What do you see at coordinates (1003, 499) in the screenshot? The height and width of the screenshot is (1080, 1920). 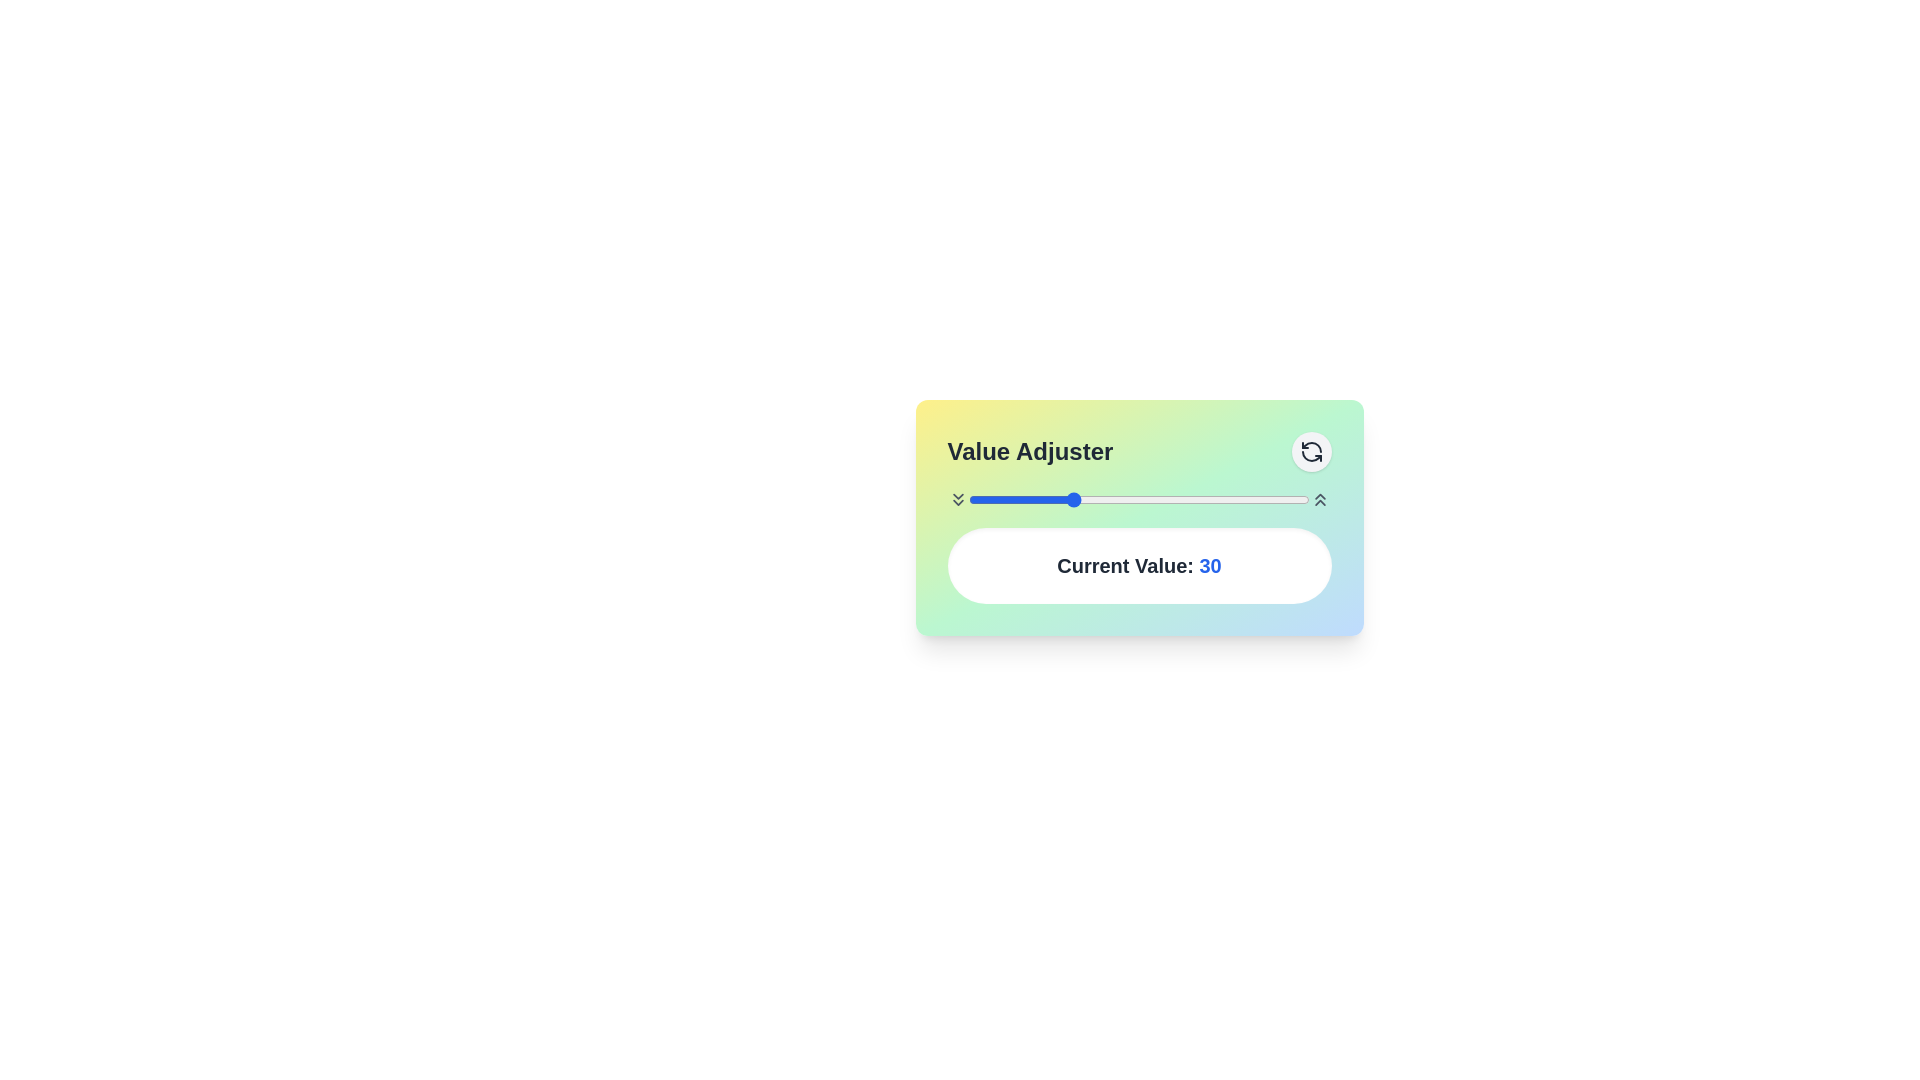 I see `the slider to set the value to 10` at bounding box center [1003, 499].